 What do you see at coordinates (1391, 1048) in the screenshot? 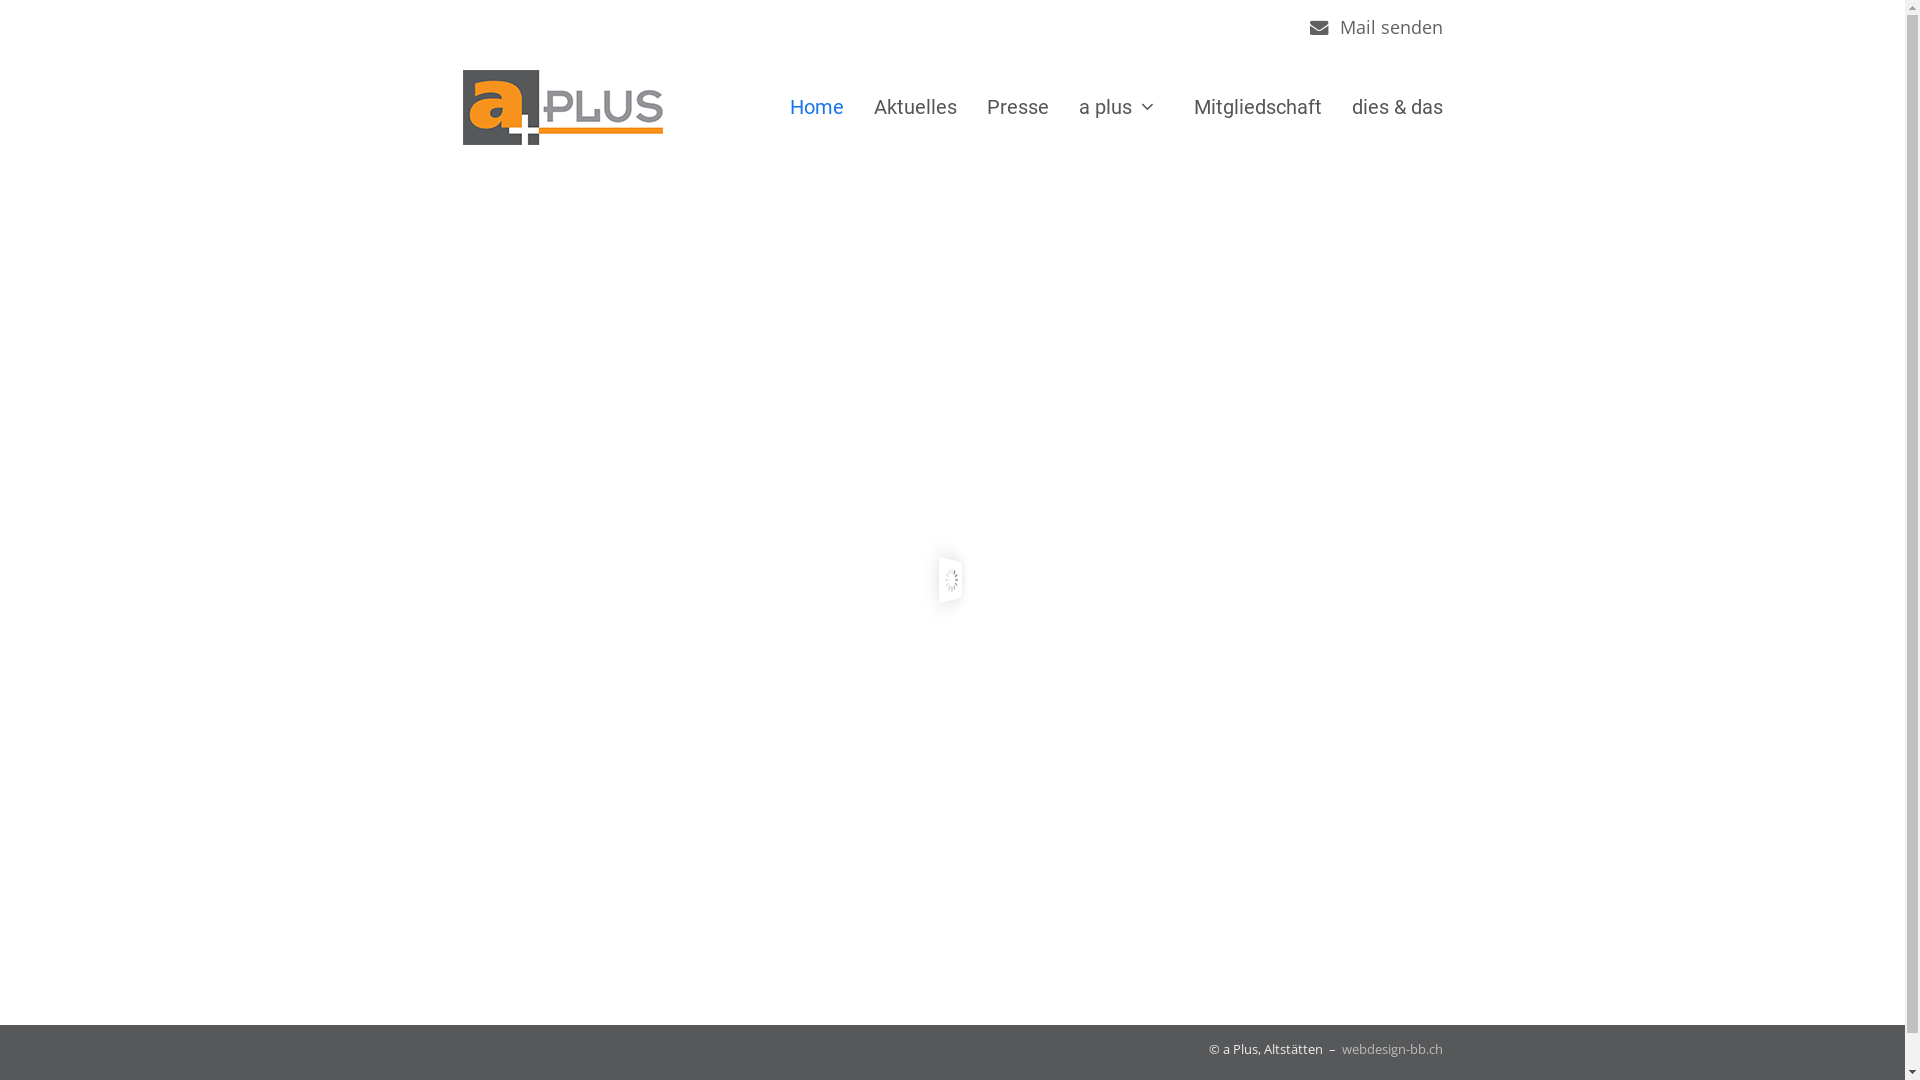
I see `'webdesign-bb.ch'` at bounding box center [1391, 1048].